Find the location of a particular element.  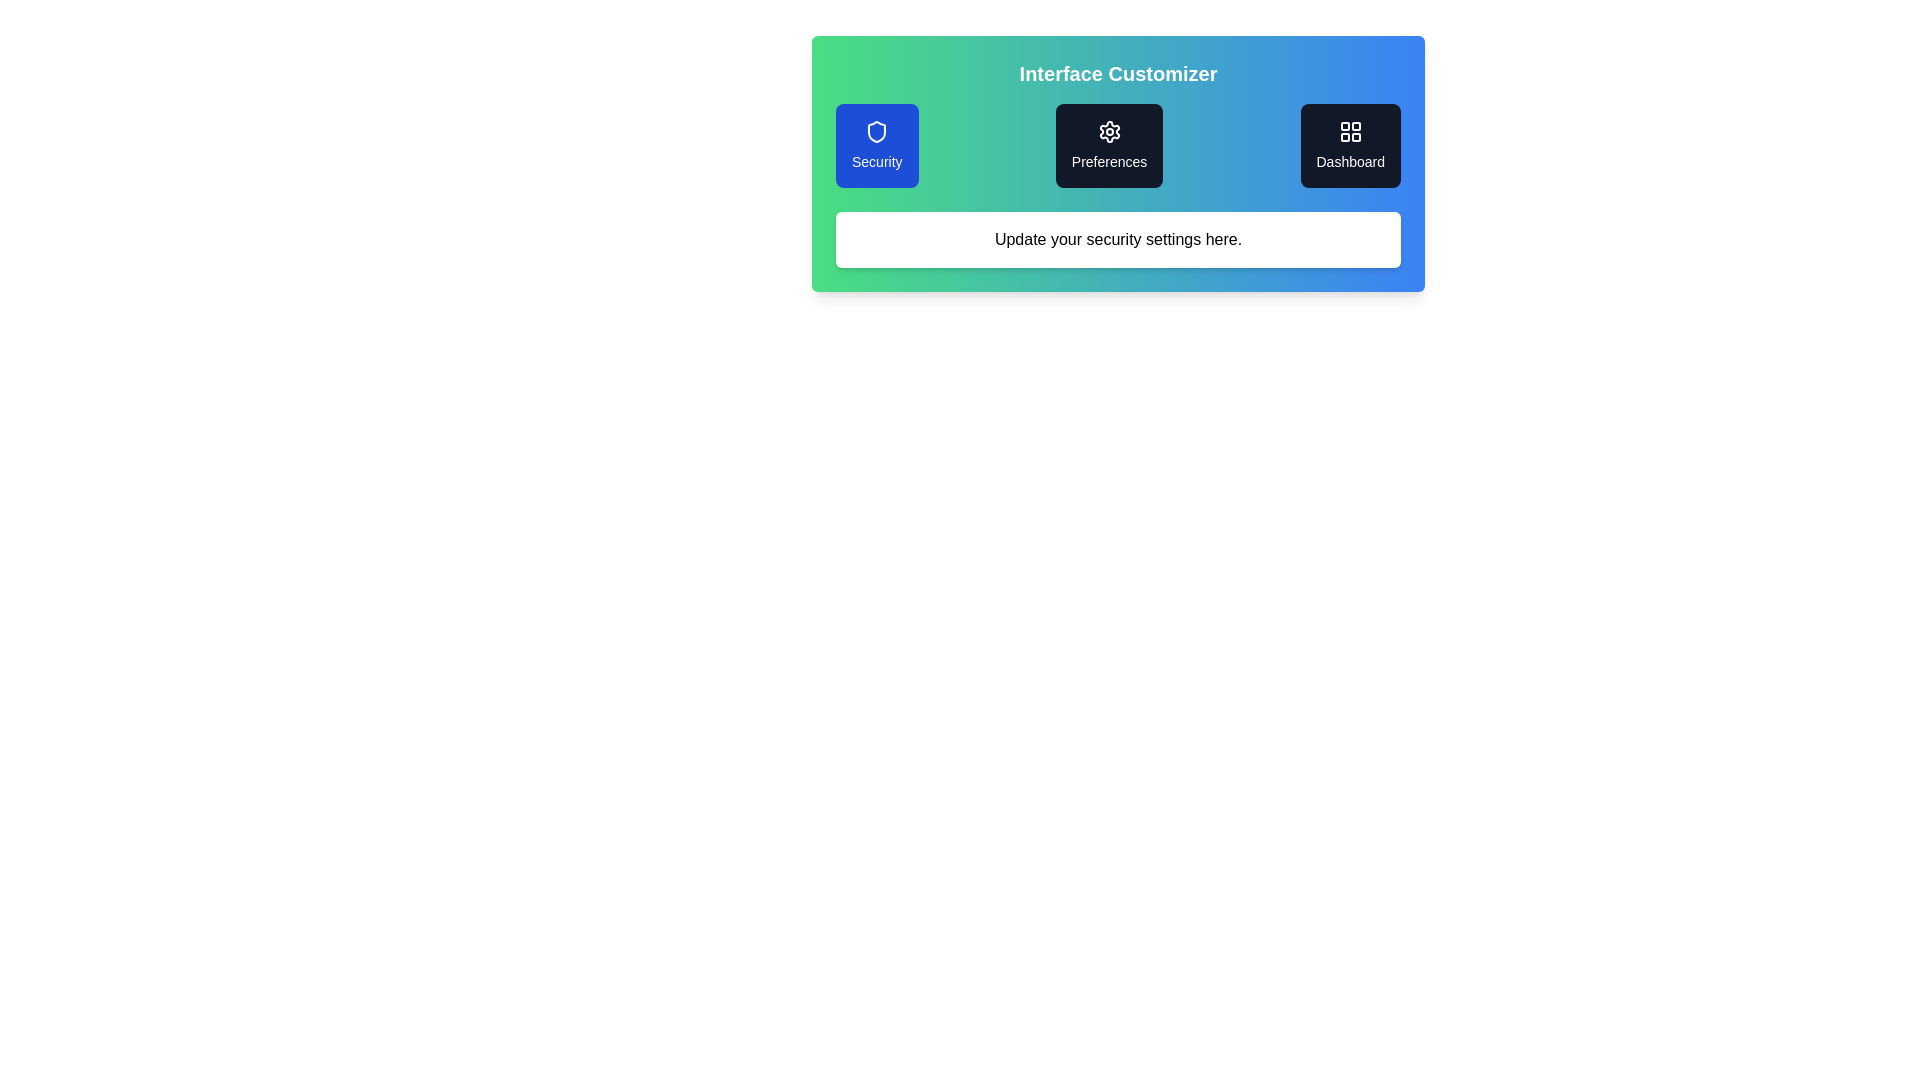

the settings icon located in the 'Preferences' section is located at coordinates (1108, 131).